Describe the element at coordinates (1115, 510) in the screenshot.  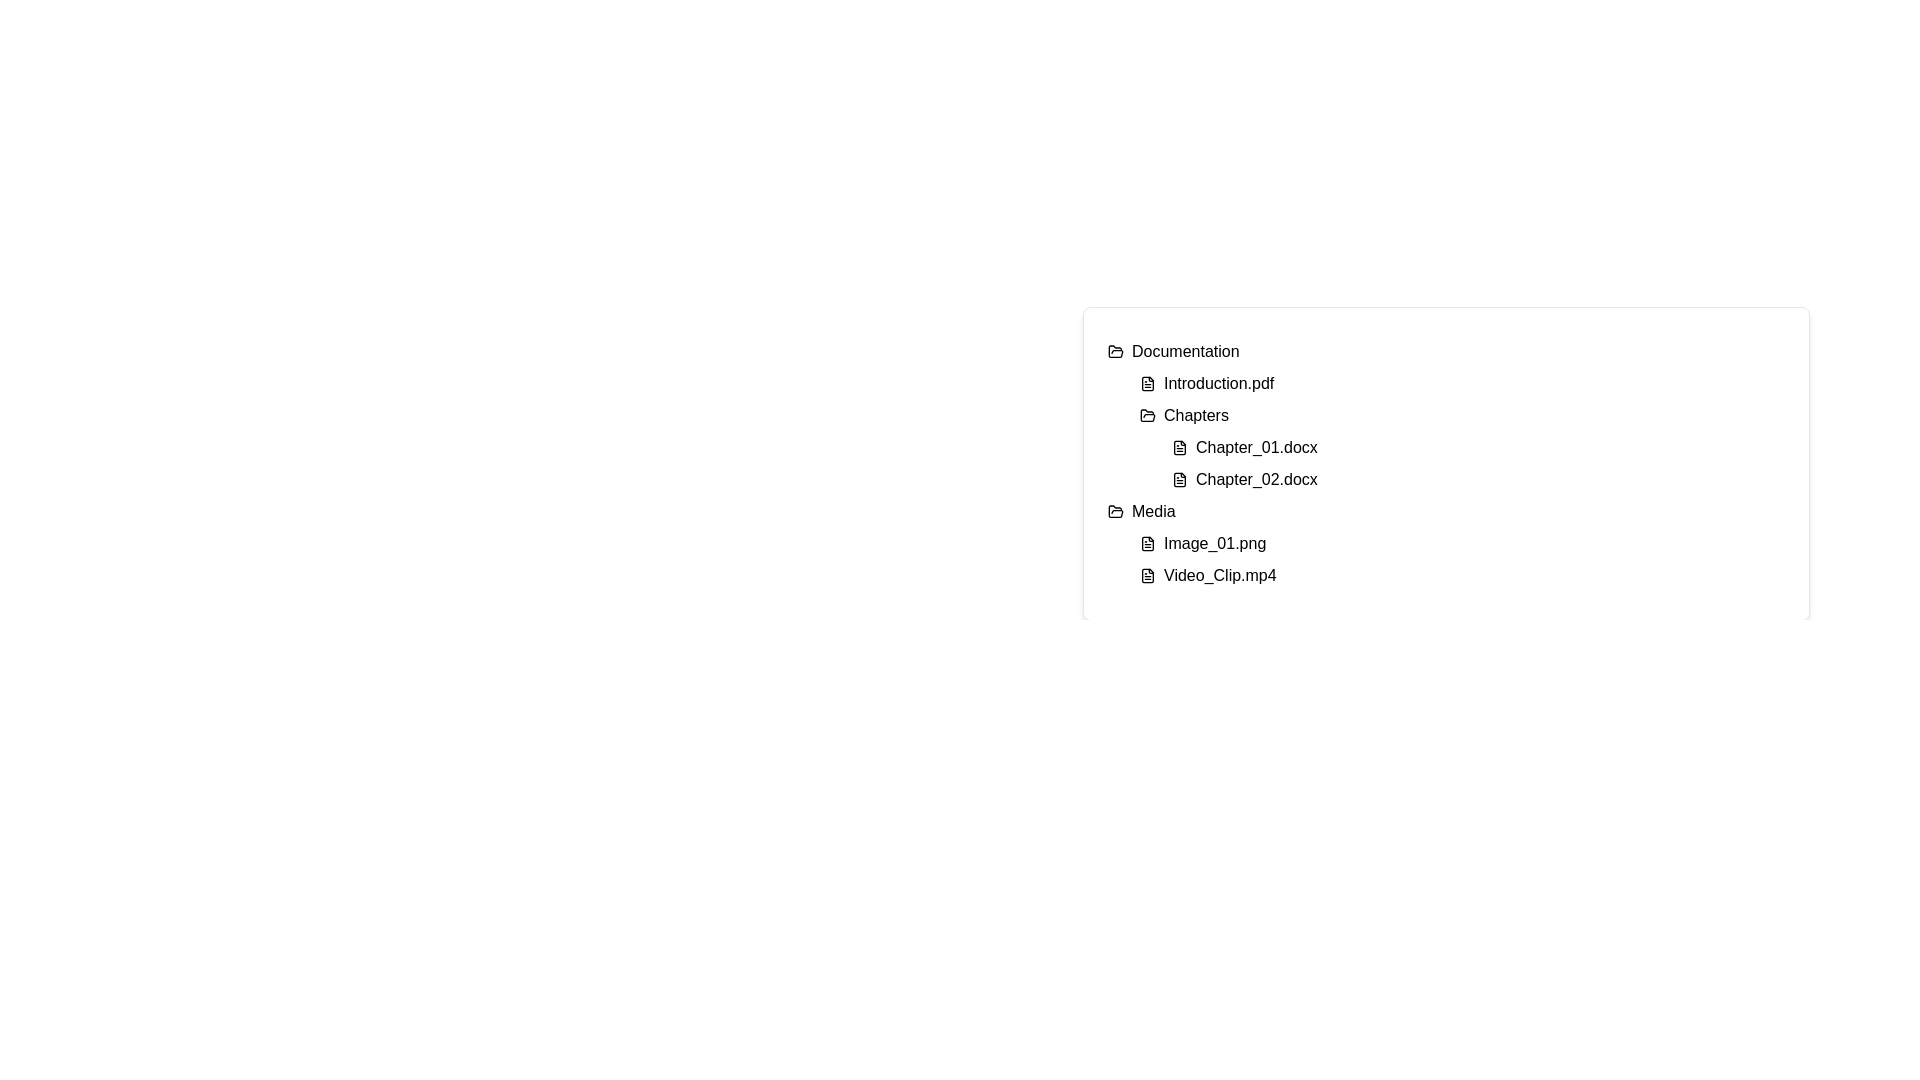
I see `the open folder icon representing the 'Media' section in the right-side pane of the interface` at that location.